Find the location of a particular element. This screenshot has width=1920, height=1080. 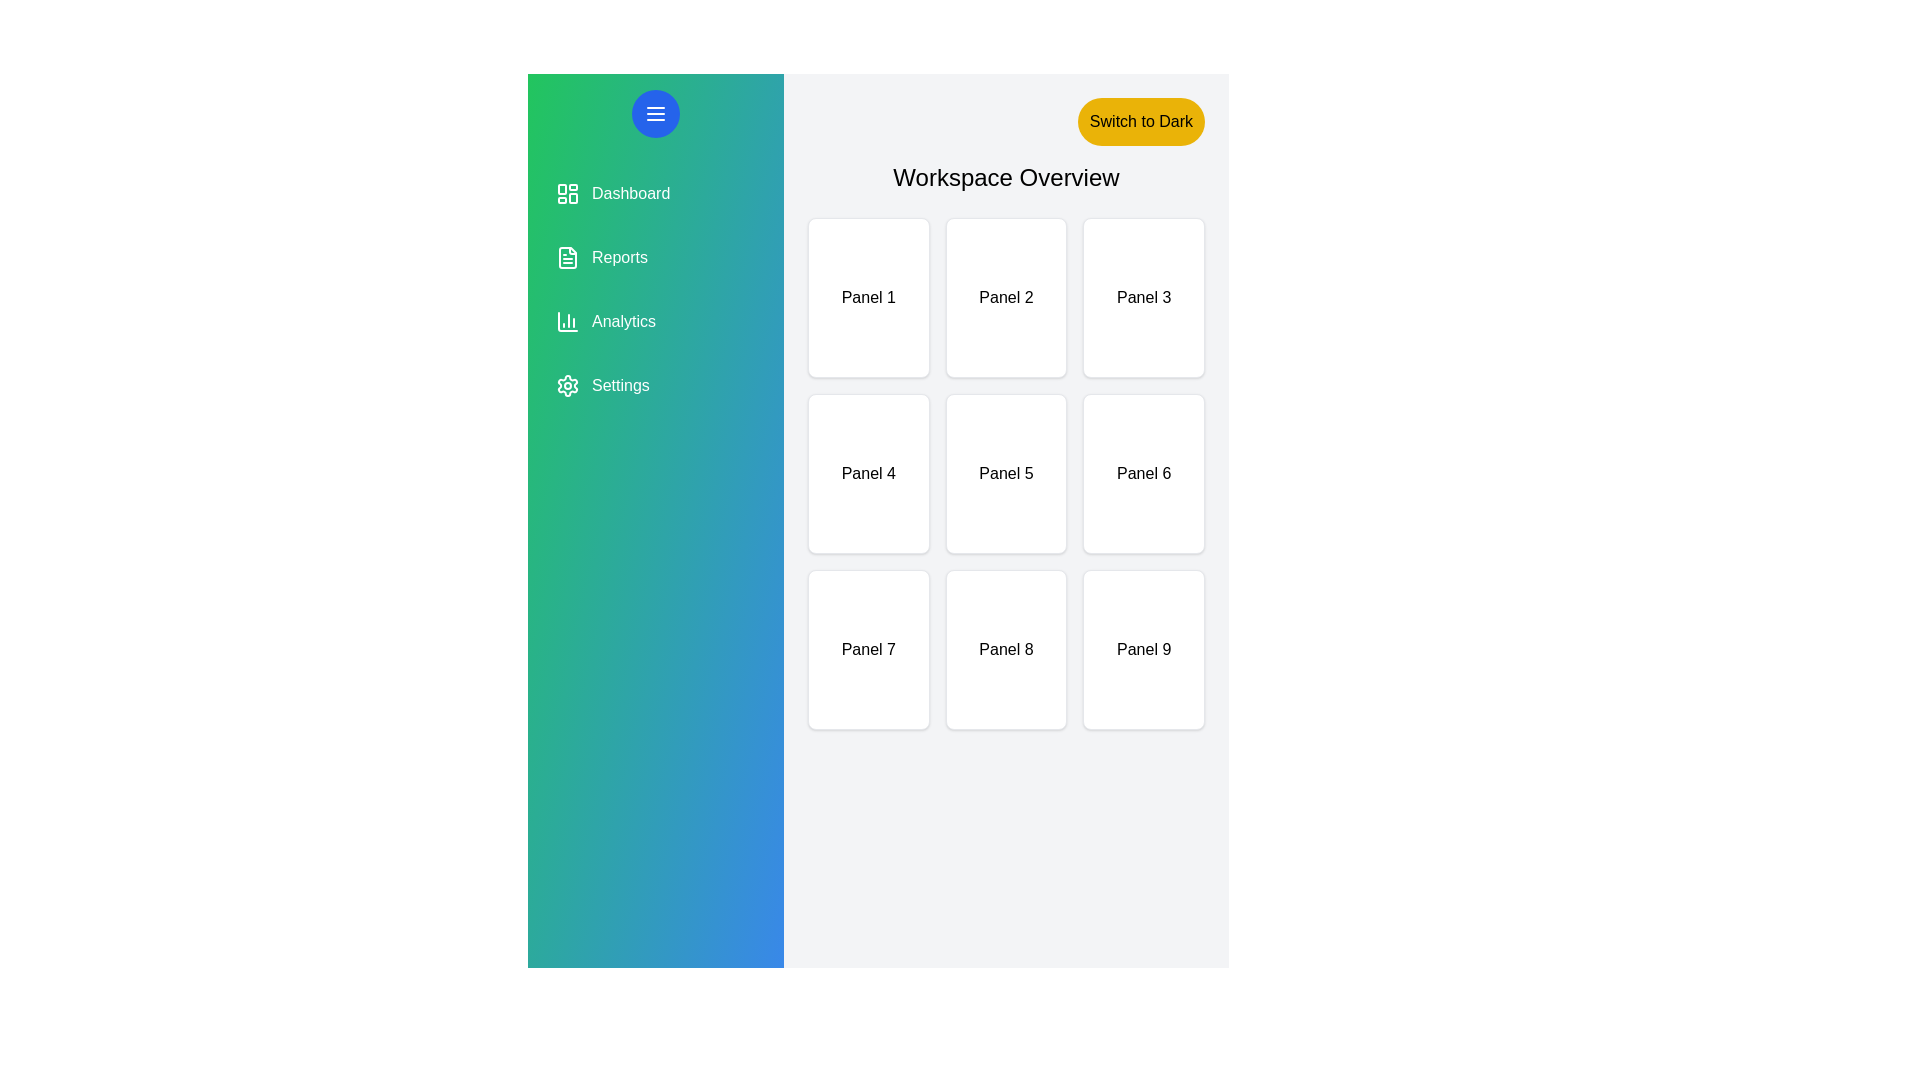

the 'Switch to Dark' button to toggle the theme is located at coordinates (1141, 122).